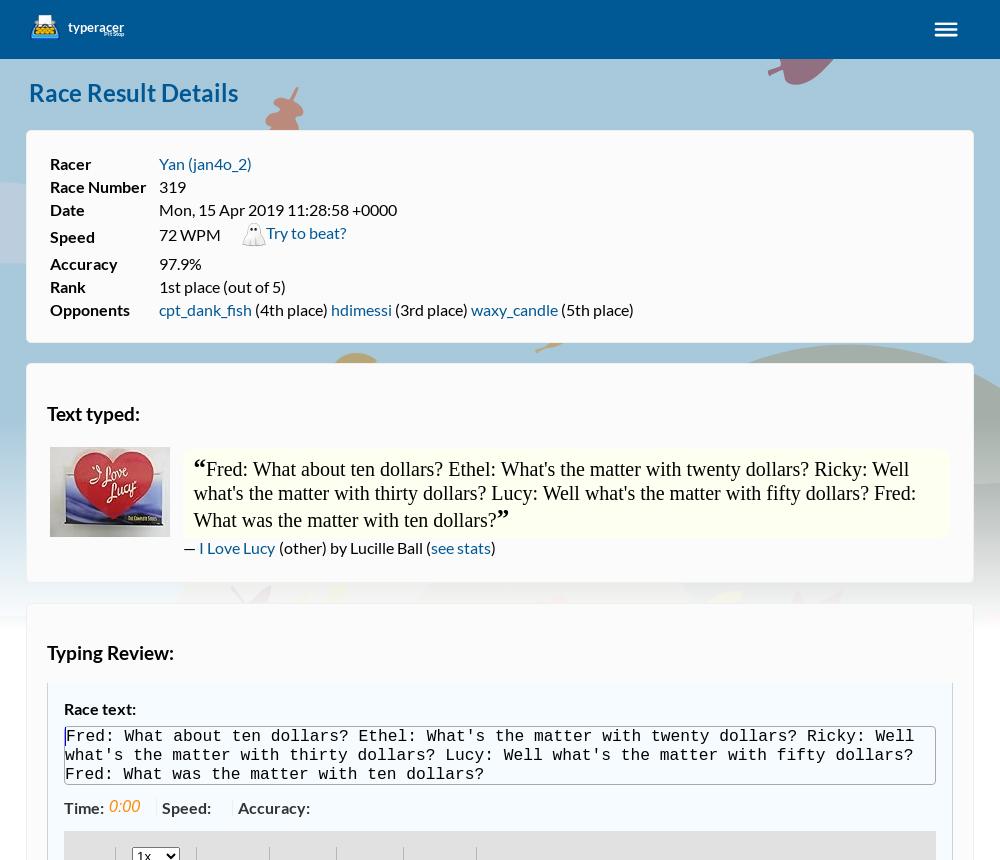 Image resolution: width=1000 pixels, height=860 pixels. What do you see at coordinates (50, 308) in the screenshot?
I see `'Opponents'` at bounding box center [50, 308].